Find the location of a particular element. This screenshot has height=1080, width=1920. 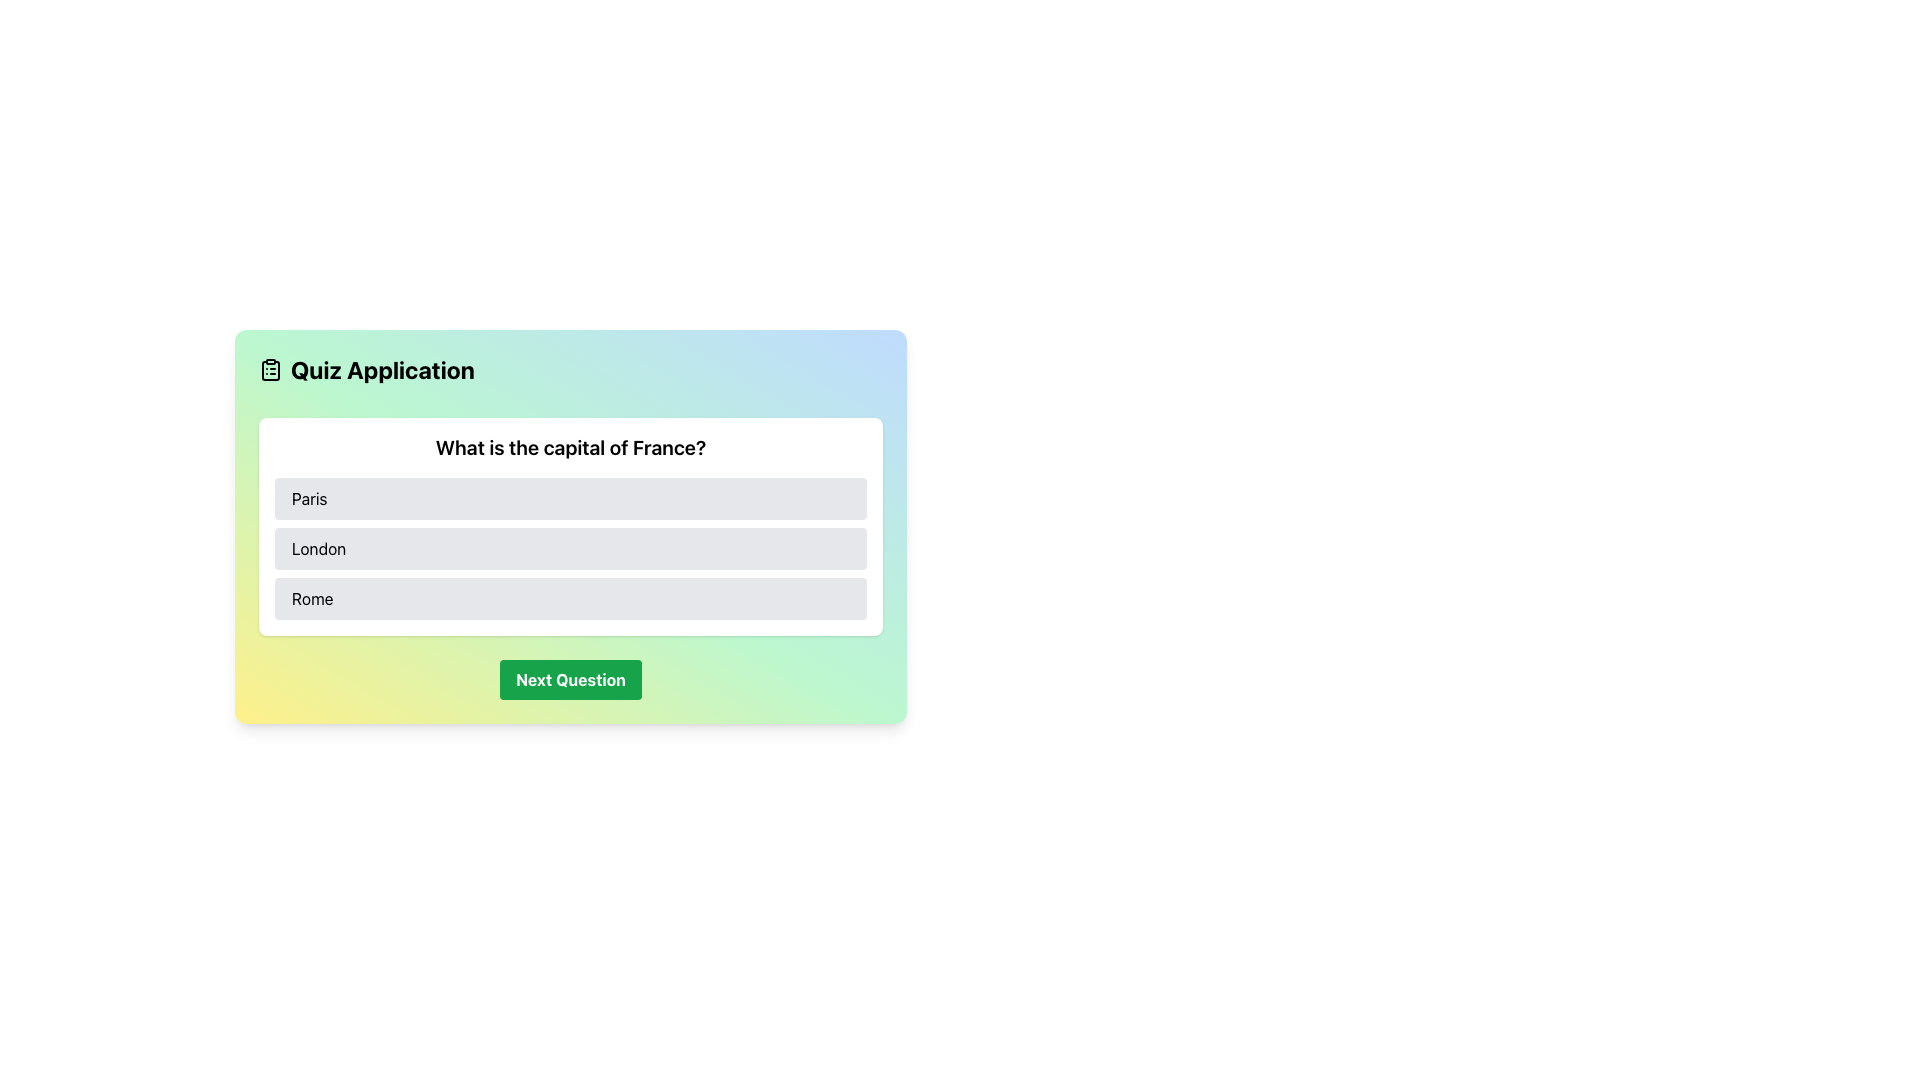

the button labeled 'London' with a gray background and rounded corners, located below the question 'What is the capital of France?' to change its background color is located at coordinates (570, 548).